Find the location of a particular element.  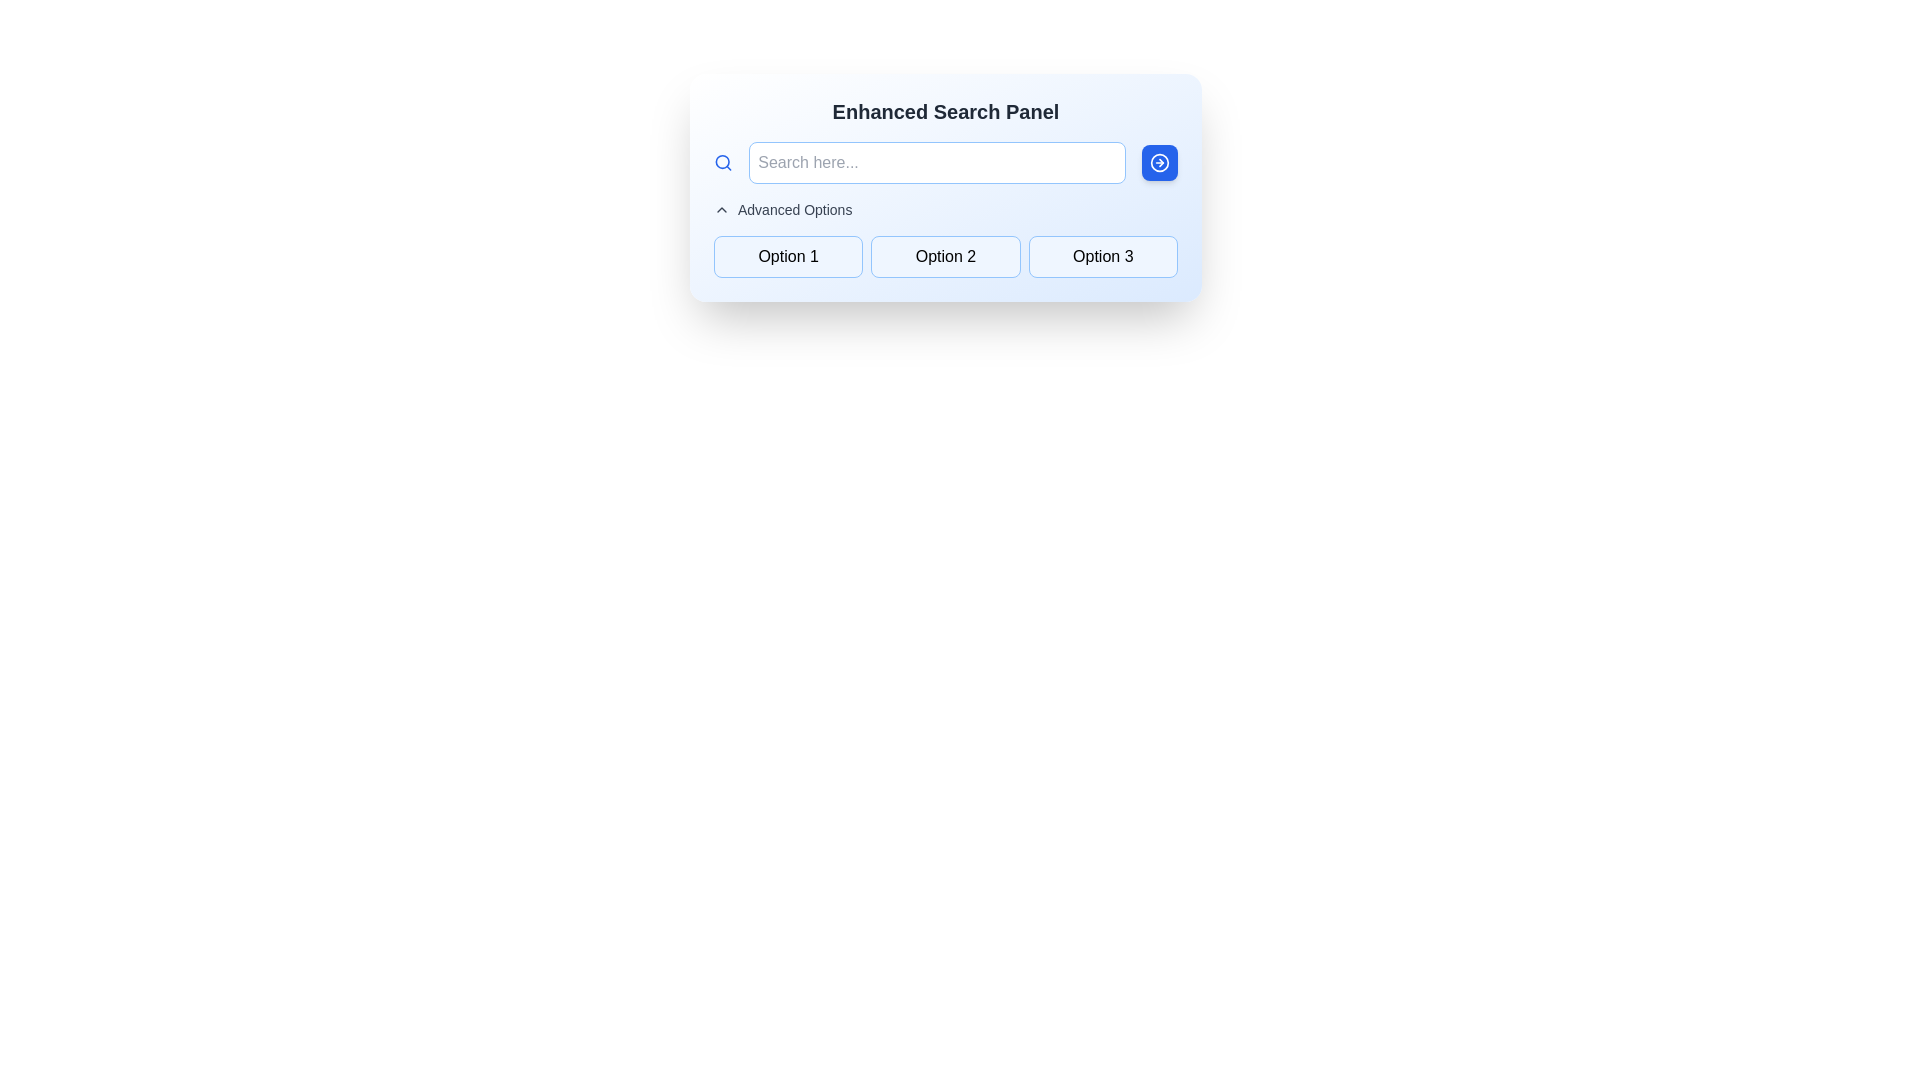

the trigger action button located at the far right end of the row containing the search input field is located at coordinates (1160, 161).